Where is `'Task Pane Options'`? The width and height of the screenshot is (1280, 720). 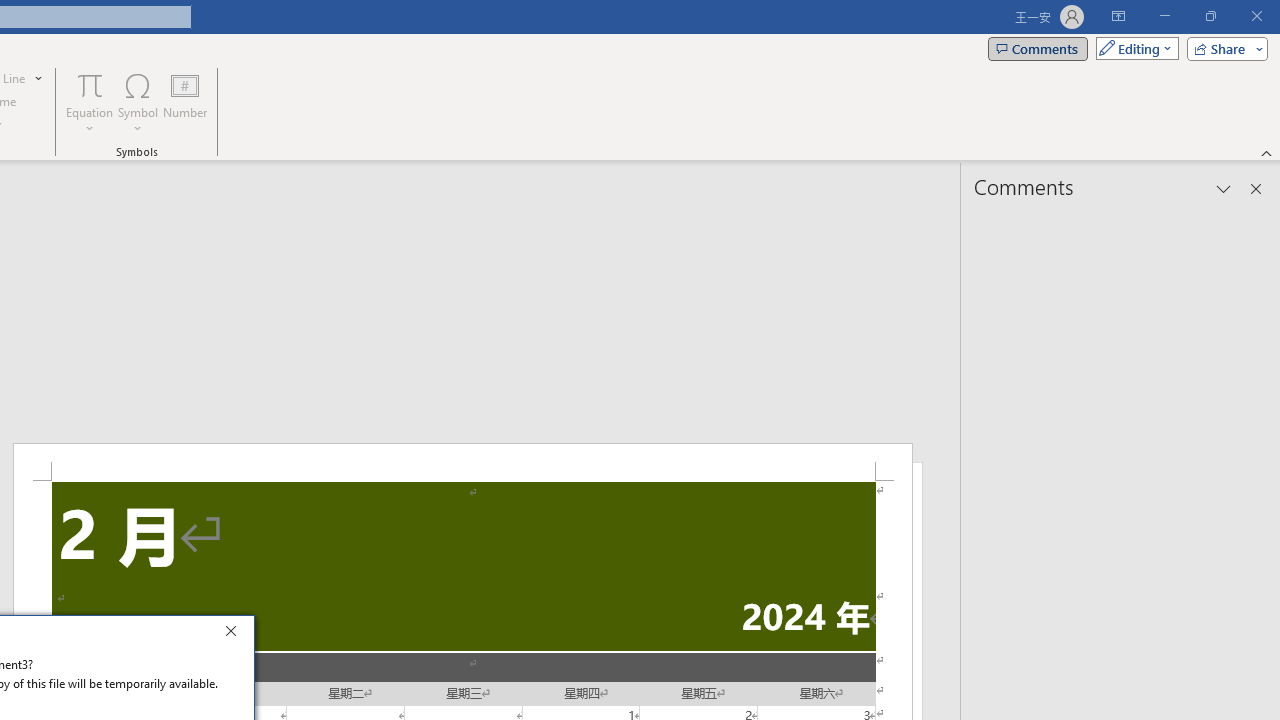 'Task Pane Options' is located at coordinates (1223, 189).